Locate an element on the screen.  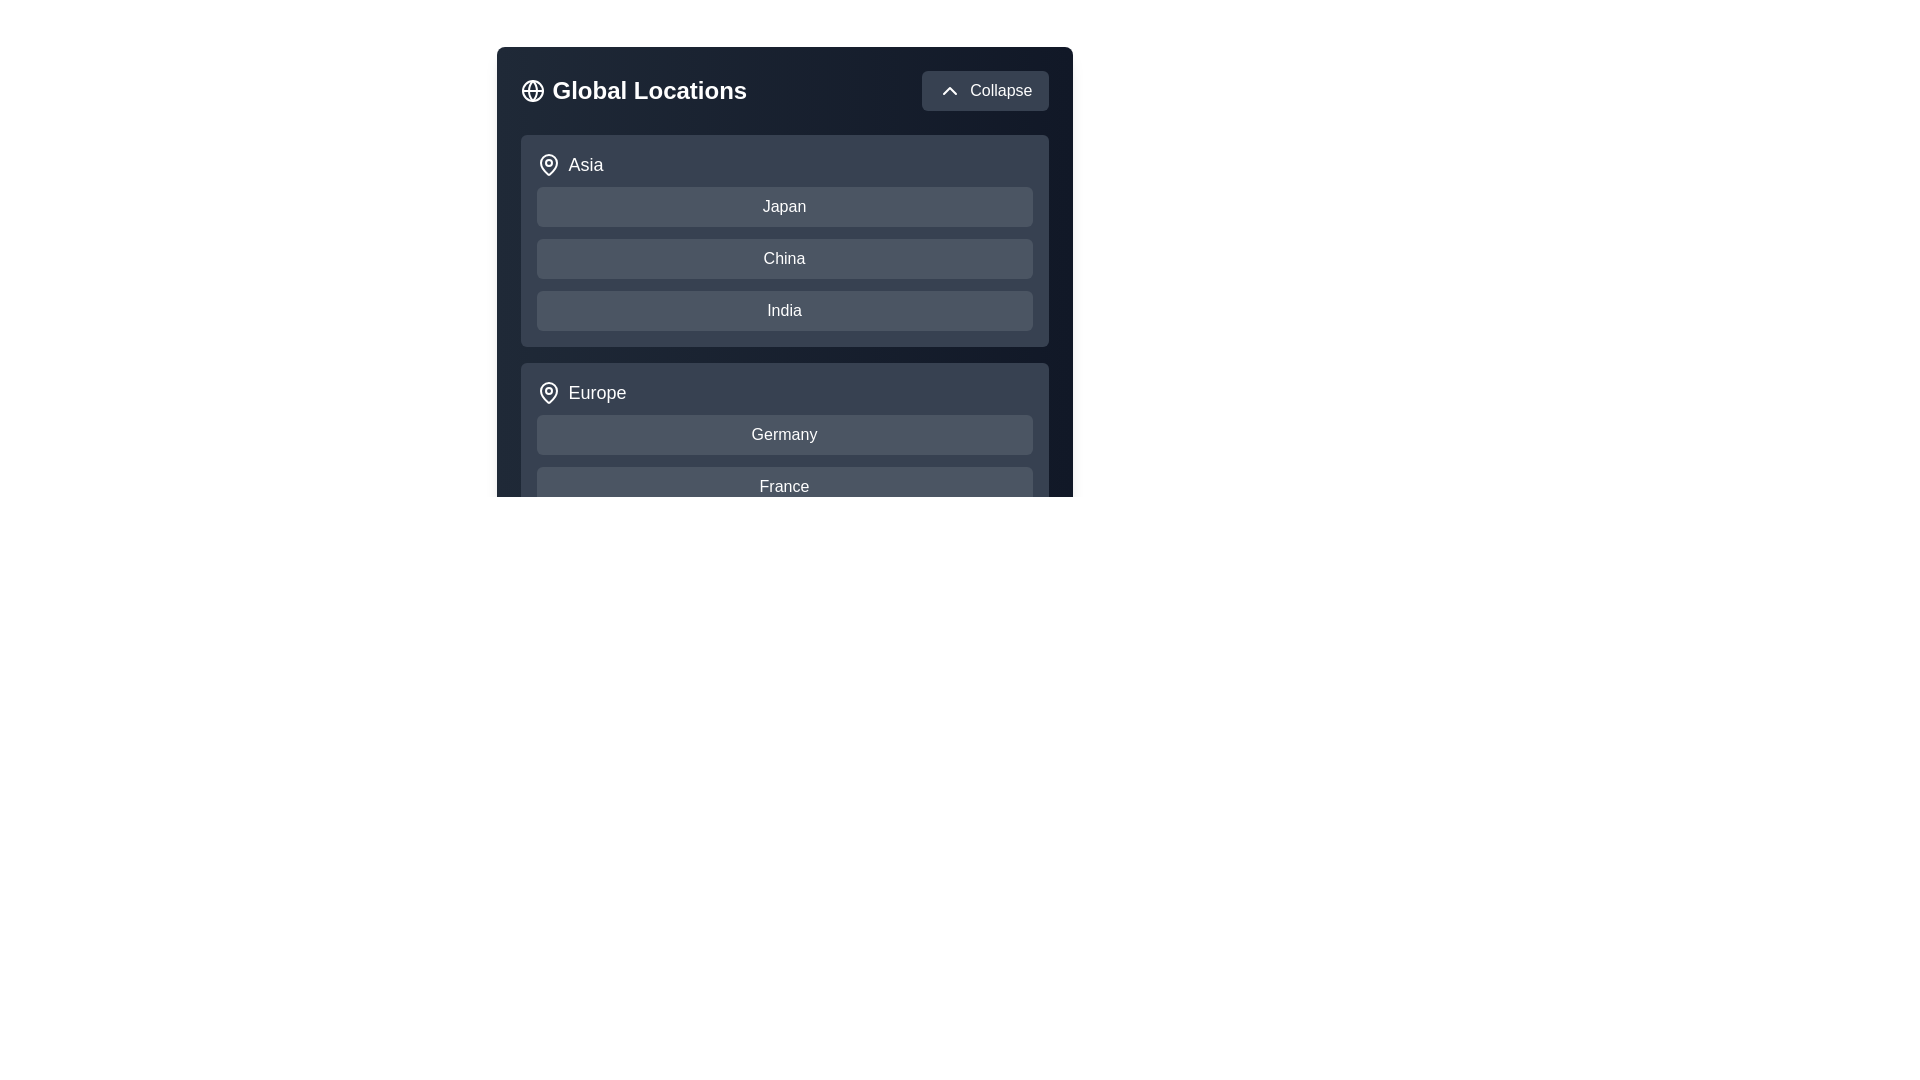
the region label Asia is located at coordinates (783, 164).